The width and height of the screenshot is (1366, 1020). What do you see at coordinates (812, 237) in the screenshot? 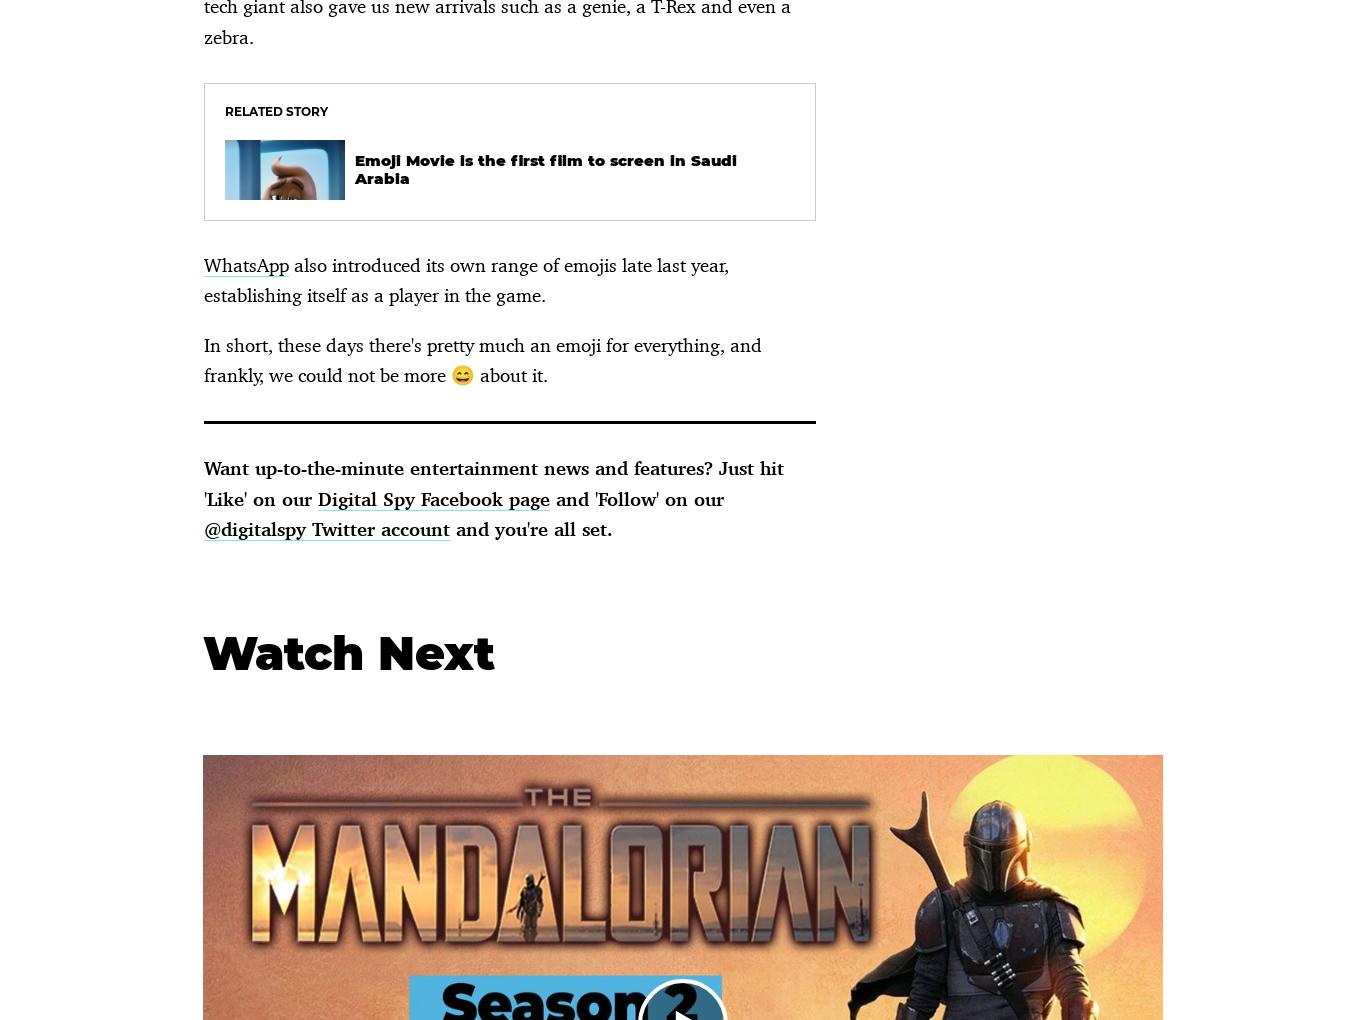
I see `'Advertising'` at bounding box center [812, 237].